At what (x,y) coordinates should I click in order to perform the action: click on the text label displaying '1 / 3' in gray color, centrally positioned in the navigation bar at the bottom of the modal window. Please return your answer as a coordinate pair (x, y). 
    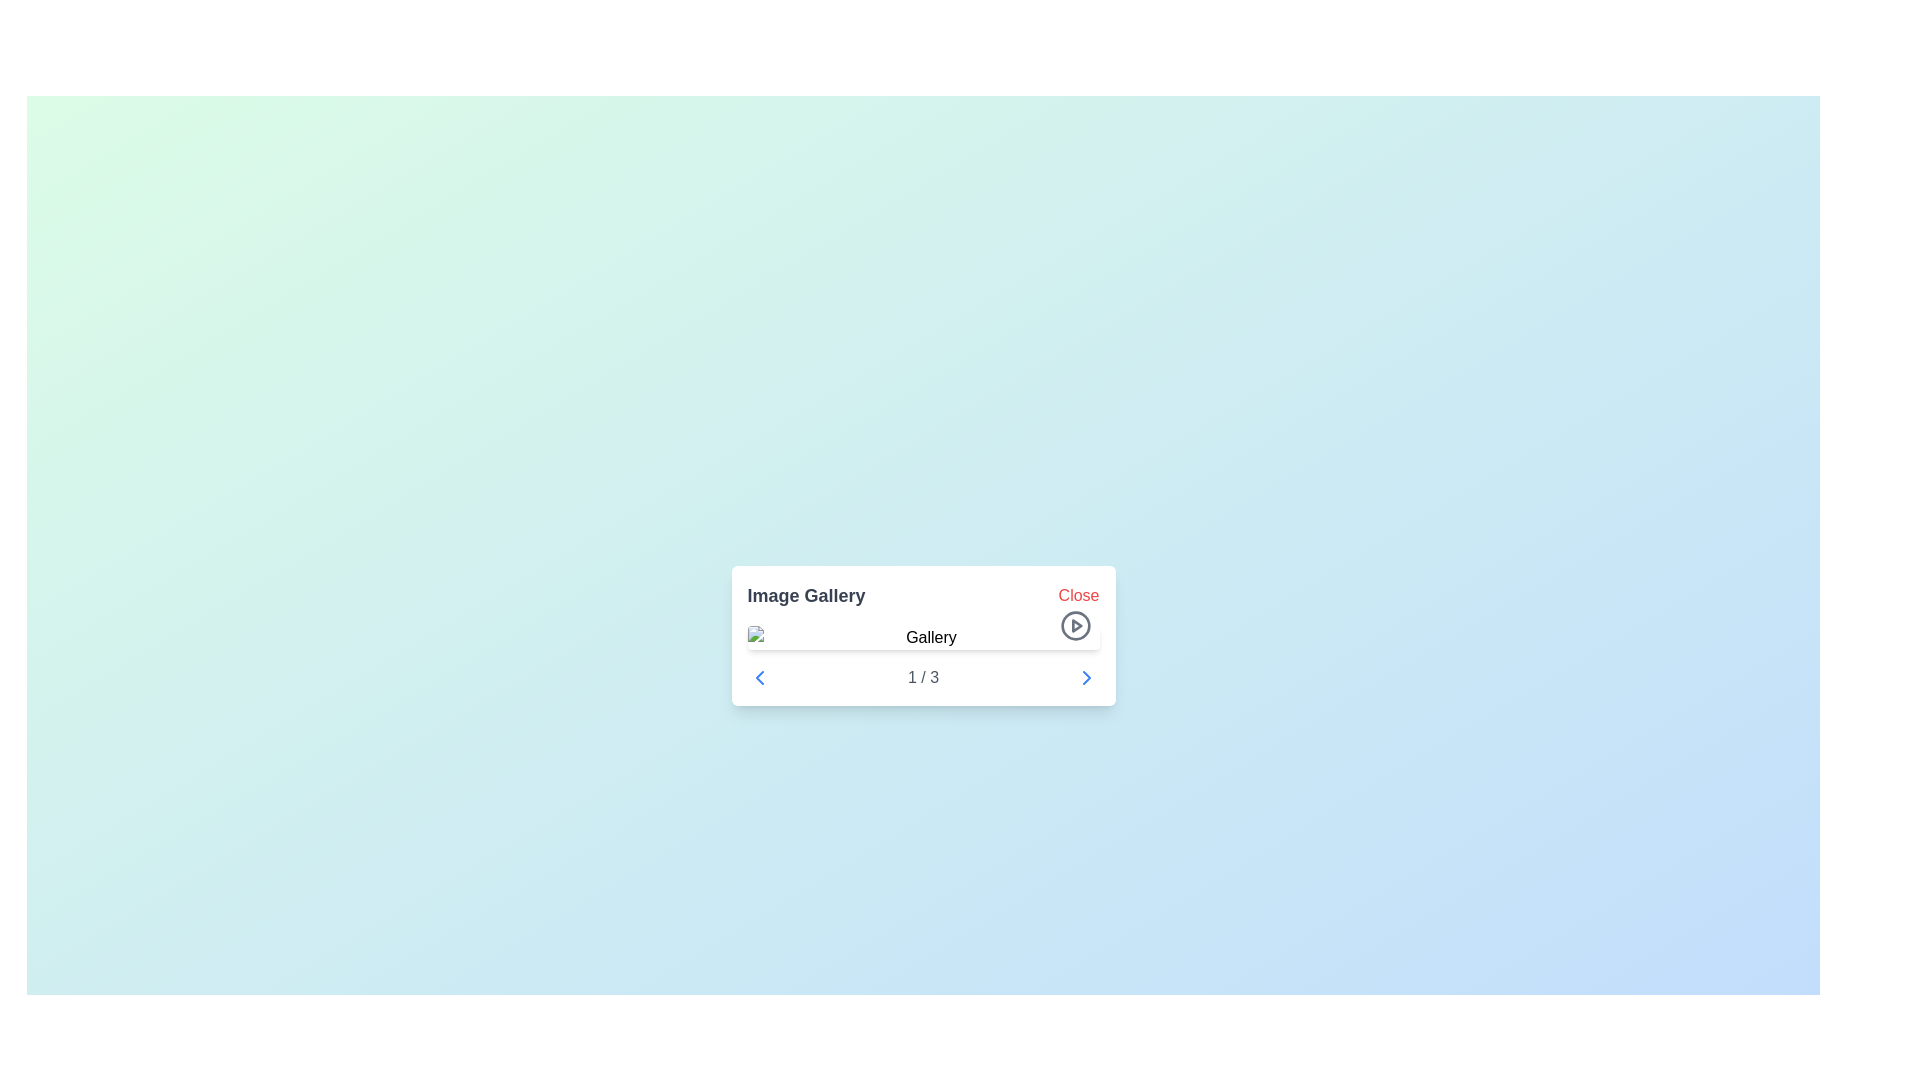
    Looking at the image, I should click on (922, 677).